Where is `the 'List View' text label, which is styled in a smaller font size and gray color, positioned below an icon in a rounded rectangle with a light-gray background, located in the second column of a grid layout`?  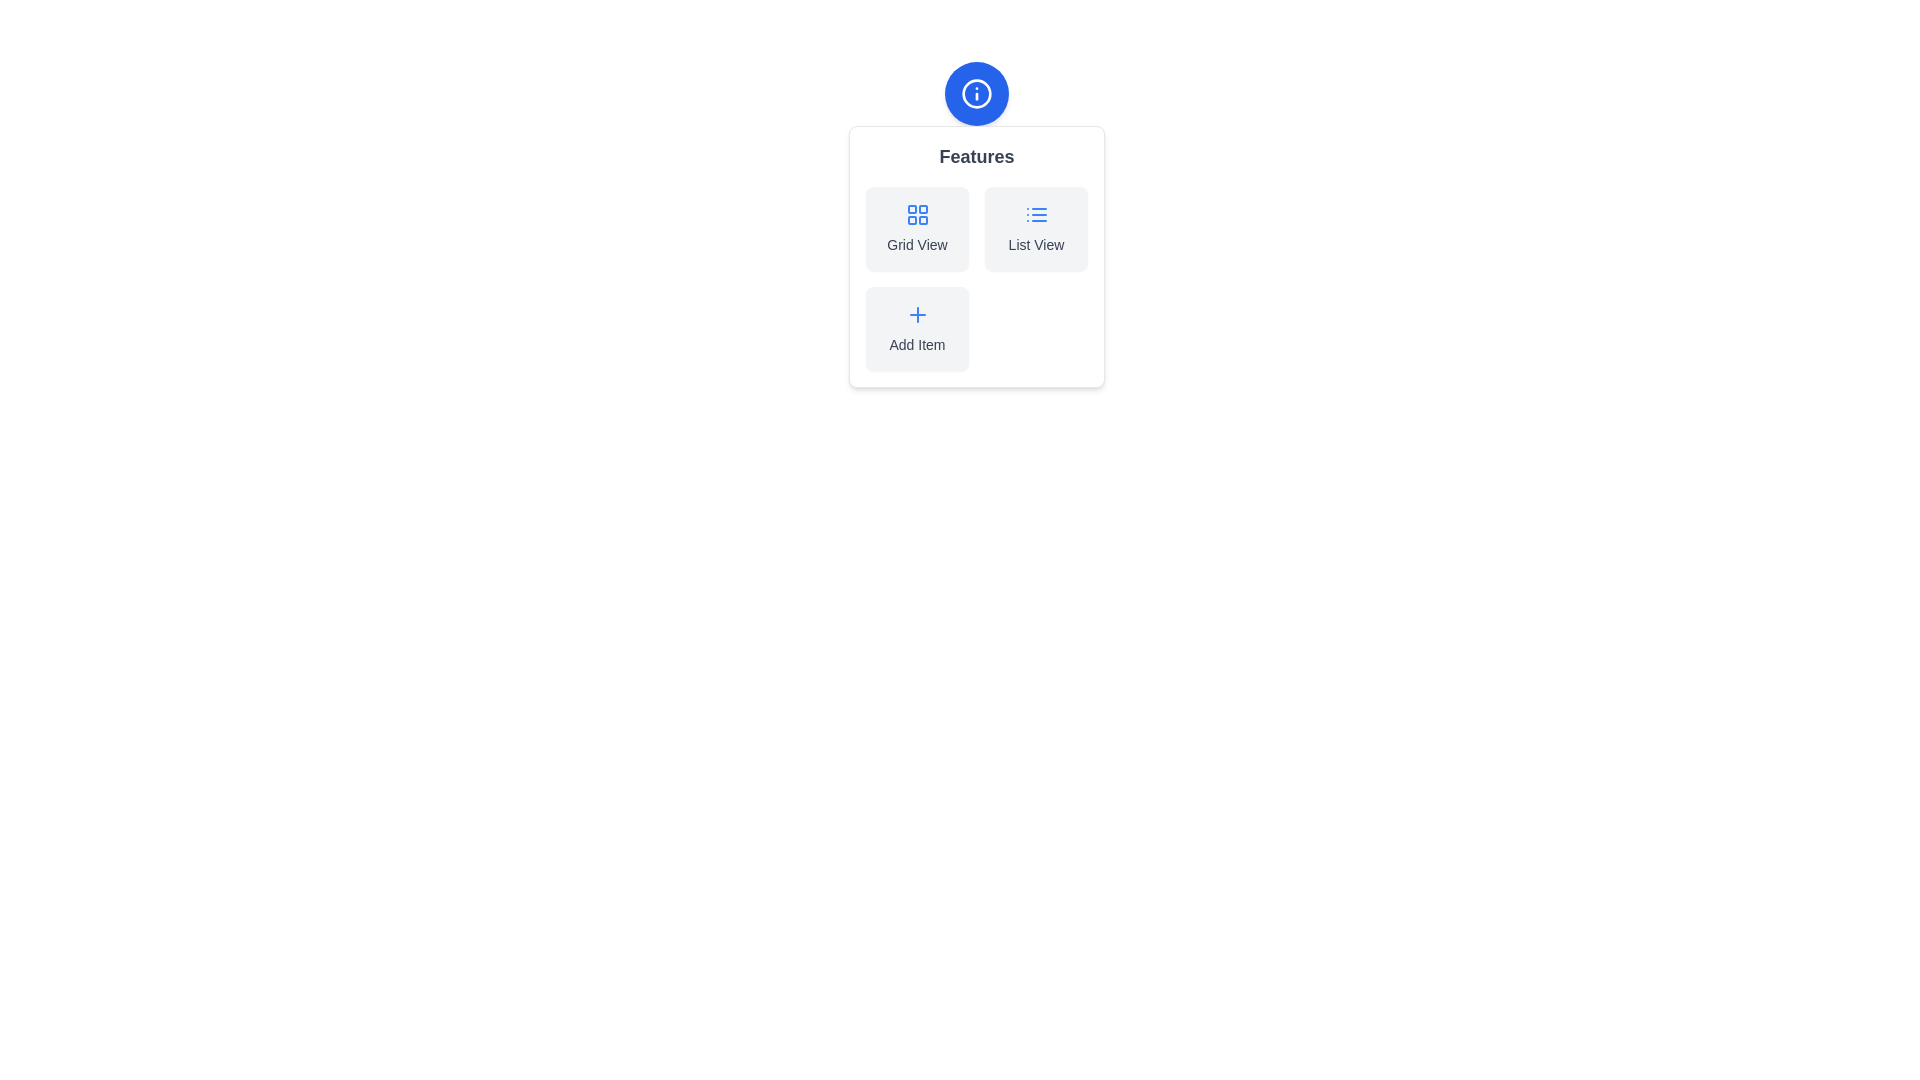 the 'List View' text label, which is styled in a smaller font size and gray color, positioned below an icon in a rounded rectangle with a light-gray background, located in the second column of a grid layout is located at coordinates (1036, 244).